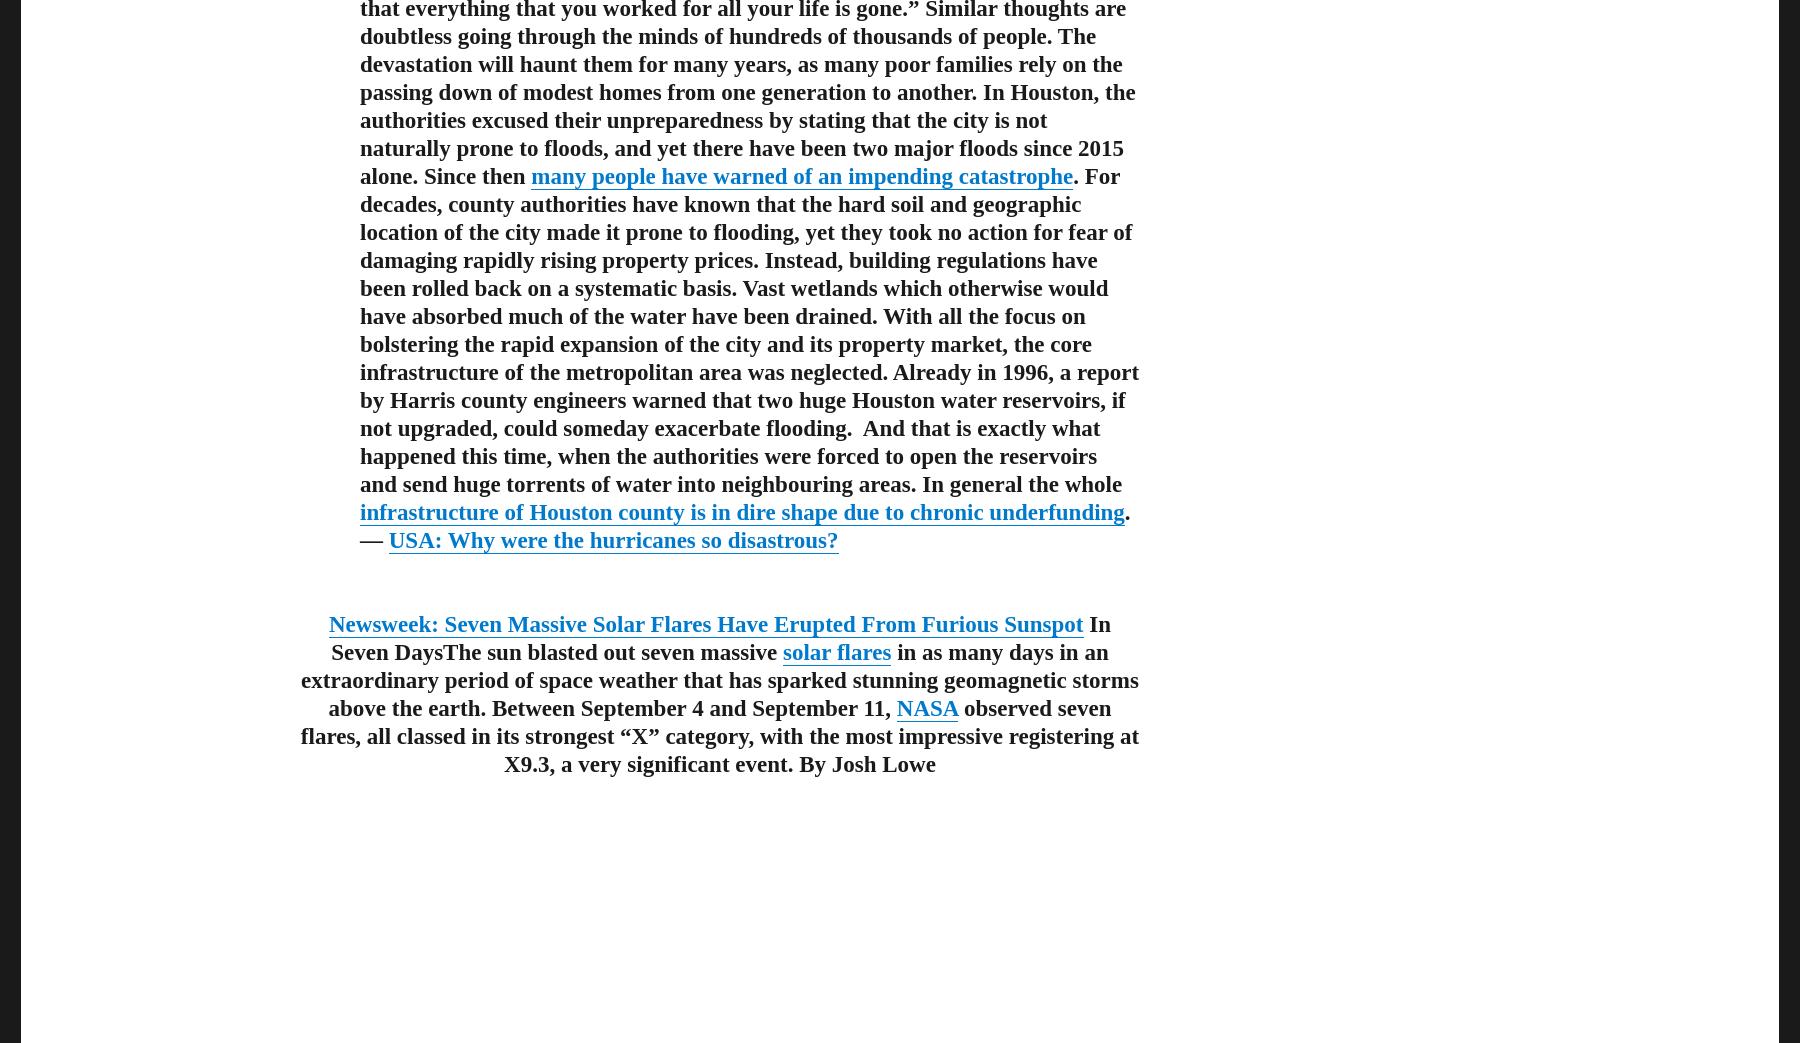 This screenshot has height=1043, width=1800. Describe the element at coordinates (360, 510) in the screenshot. I see `'infrastructure of Houston county is in dire shape due to chronic underfunding'` at that location.